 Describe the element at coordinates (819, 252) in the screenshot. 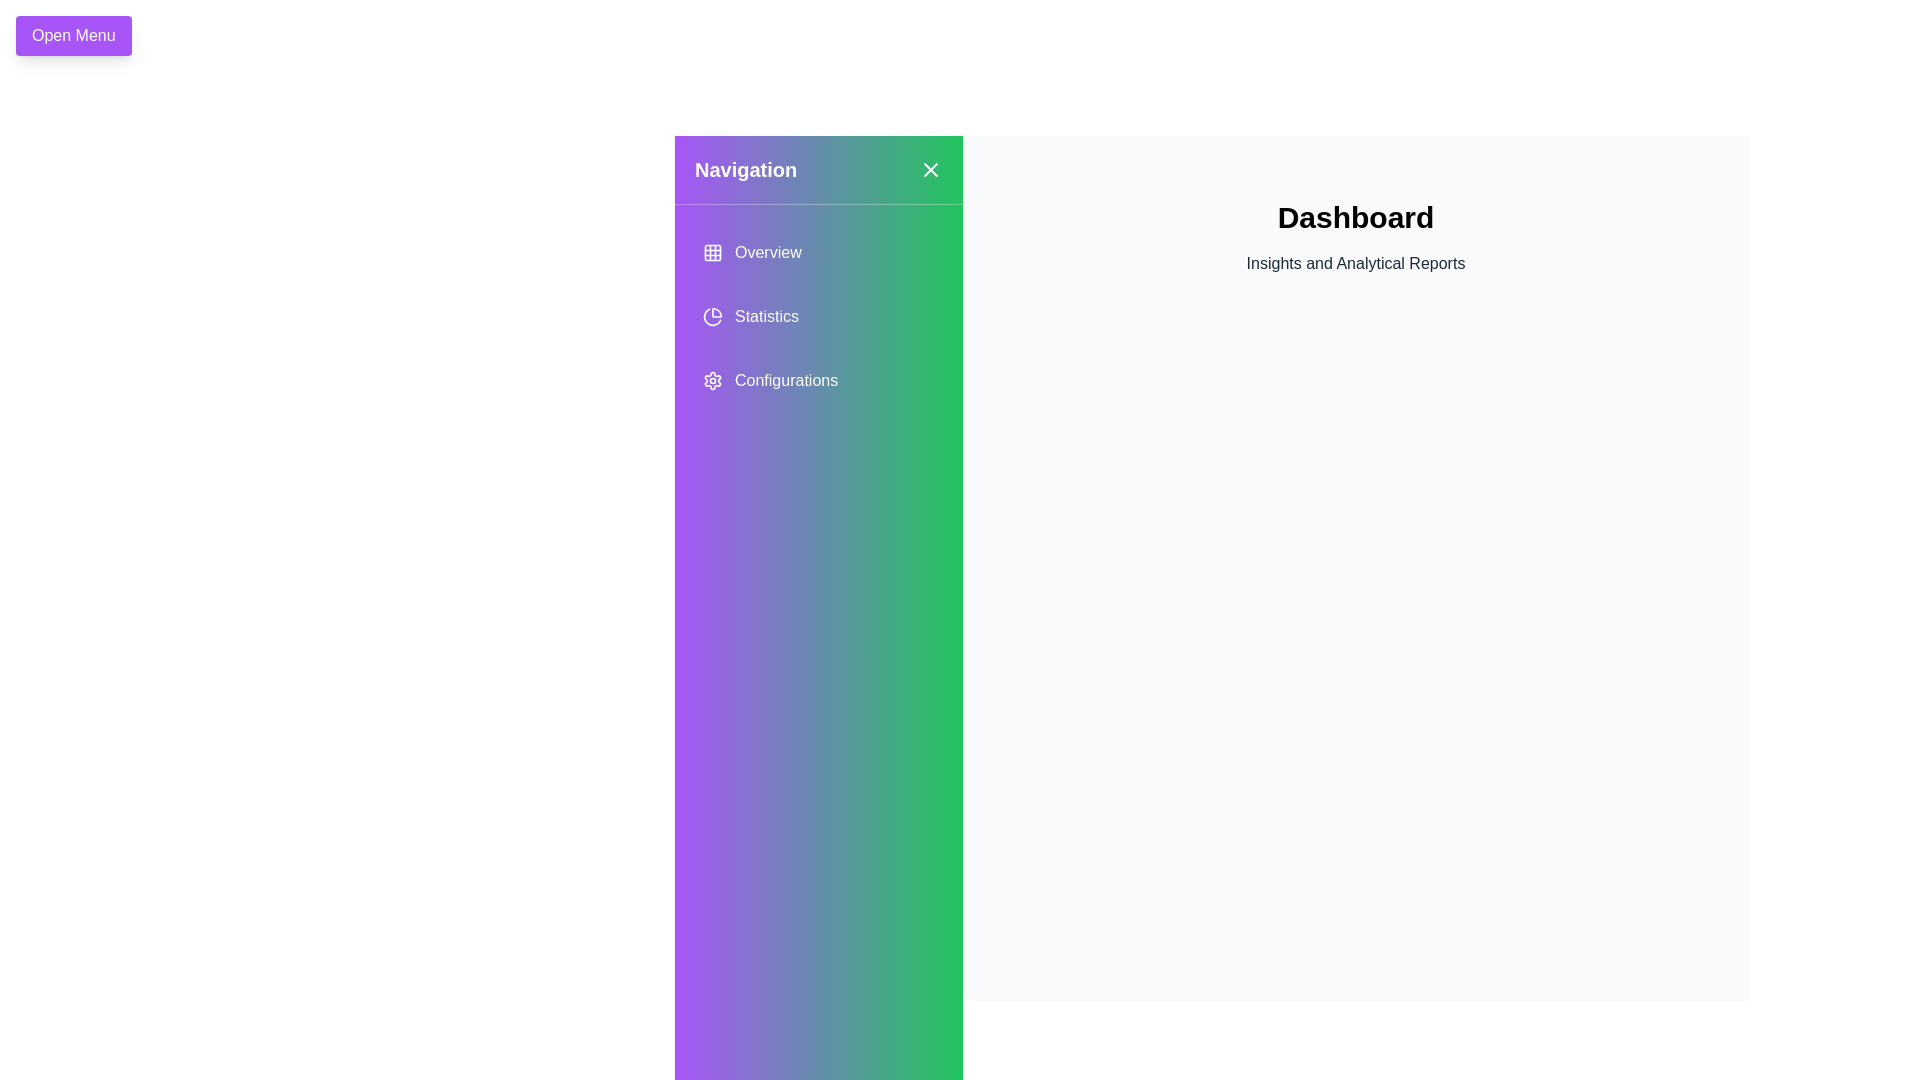

I see `the 'Overview' menu item in the navigation drawer` at that location.